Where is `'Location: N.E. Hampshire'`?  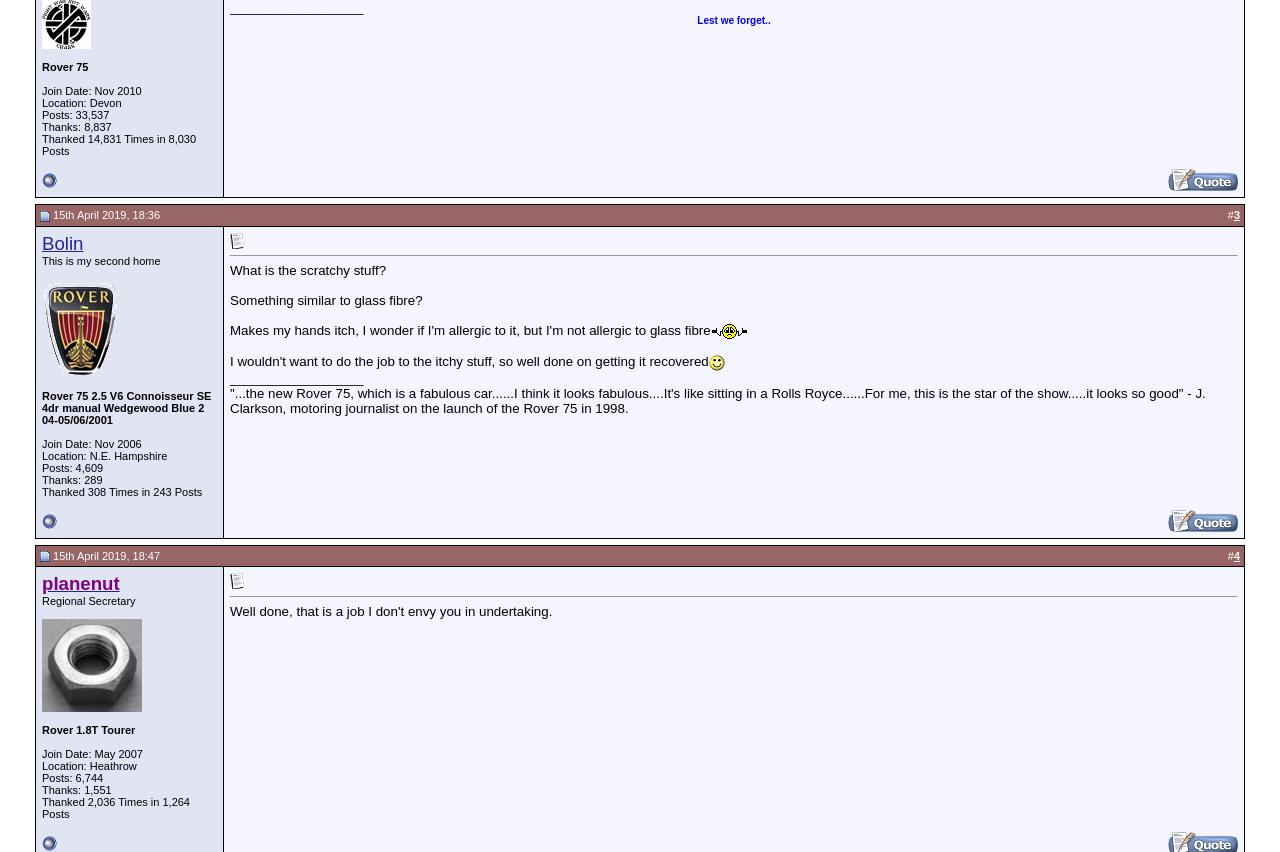
'Location: N.E. Hampshire' is located at coordinates (103, 453).